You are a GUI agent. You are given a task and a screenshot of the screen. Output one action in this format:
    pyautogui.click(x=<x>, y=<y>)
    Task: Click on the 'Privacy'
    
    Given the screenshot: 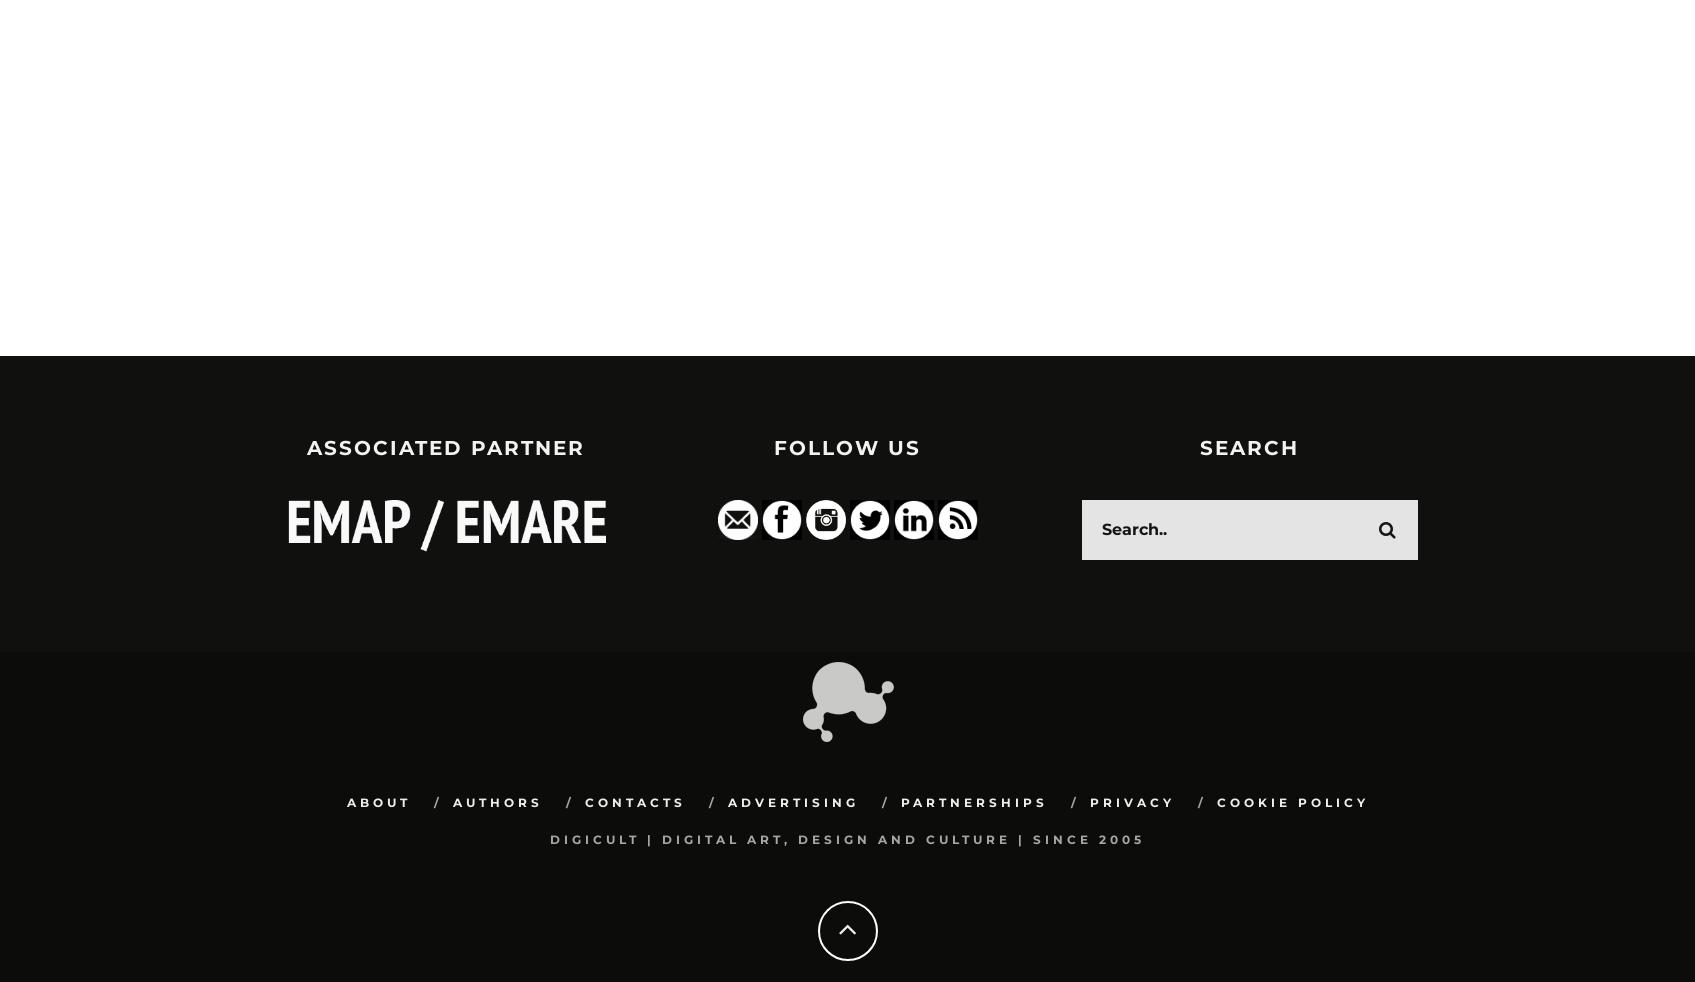 What is the action you would take?
    pyautogui.click(x=1130, y=803)
    